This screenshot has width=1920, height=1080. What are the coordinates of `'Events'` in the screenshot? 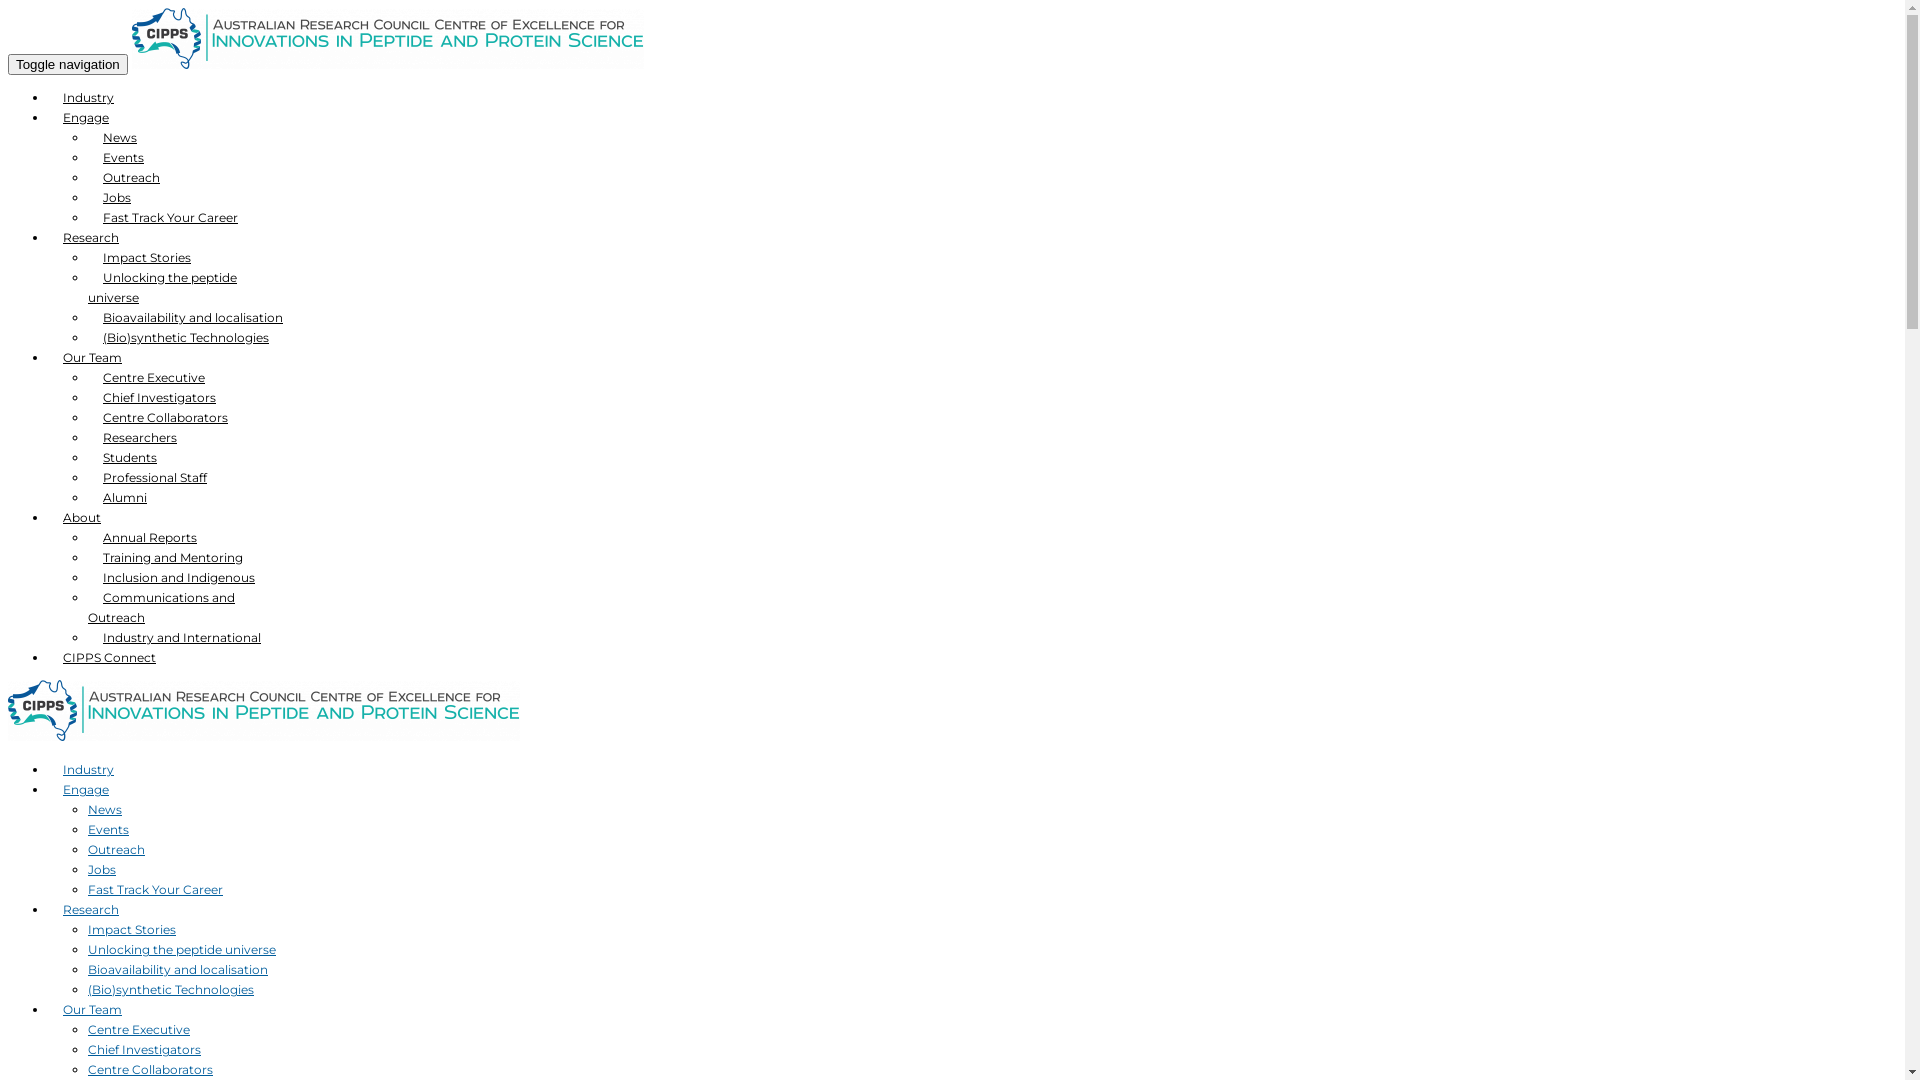 It's located at (107, 829).